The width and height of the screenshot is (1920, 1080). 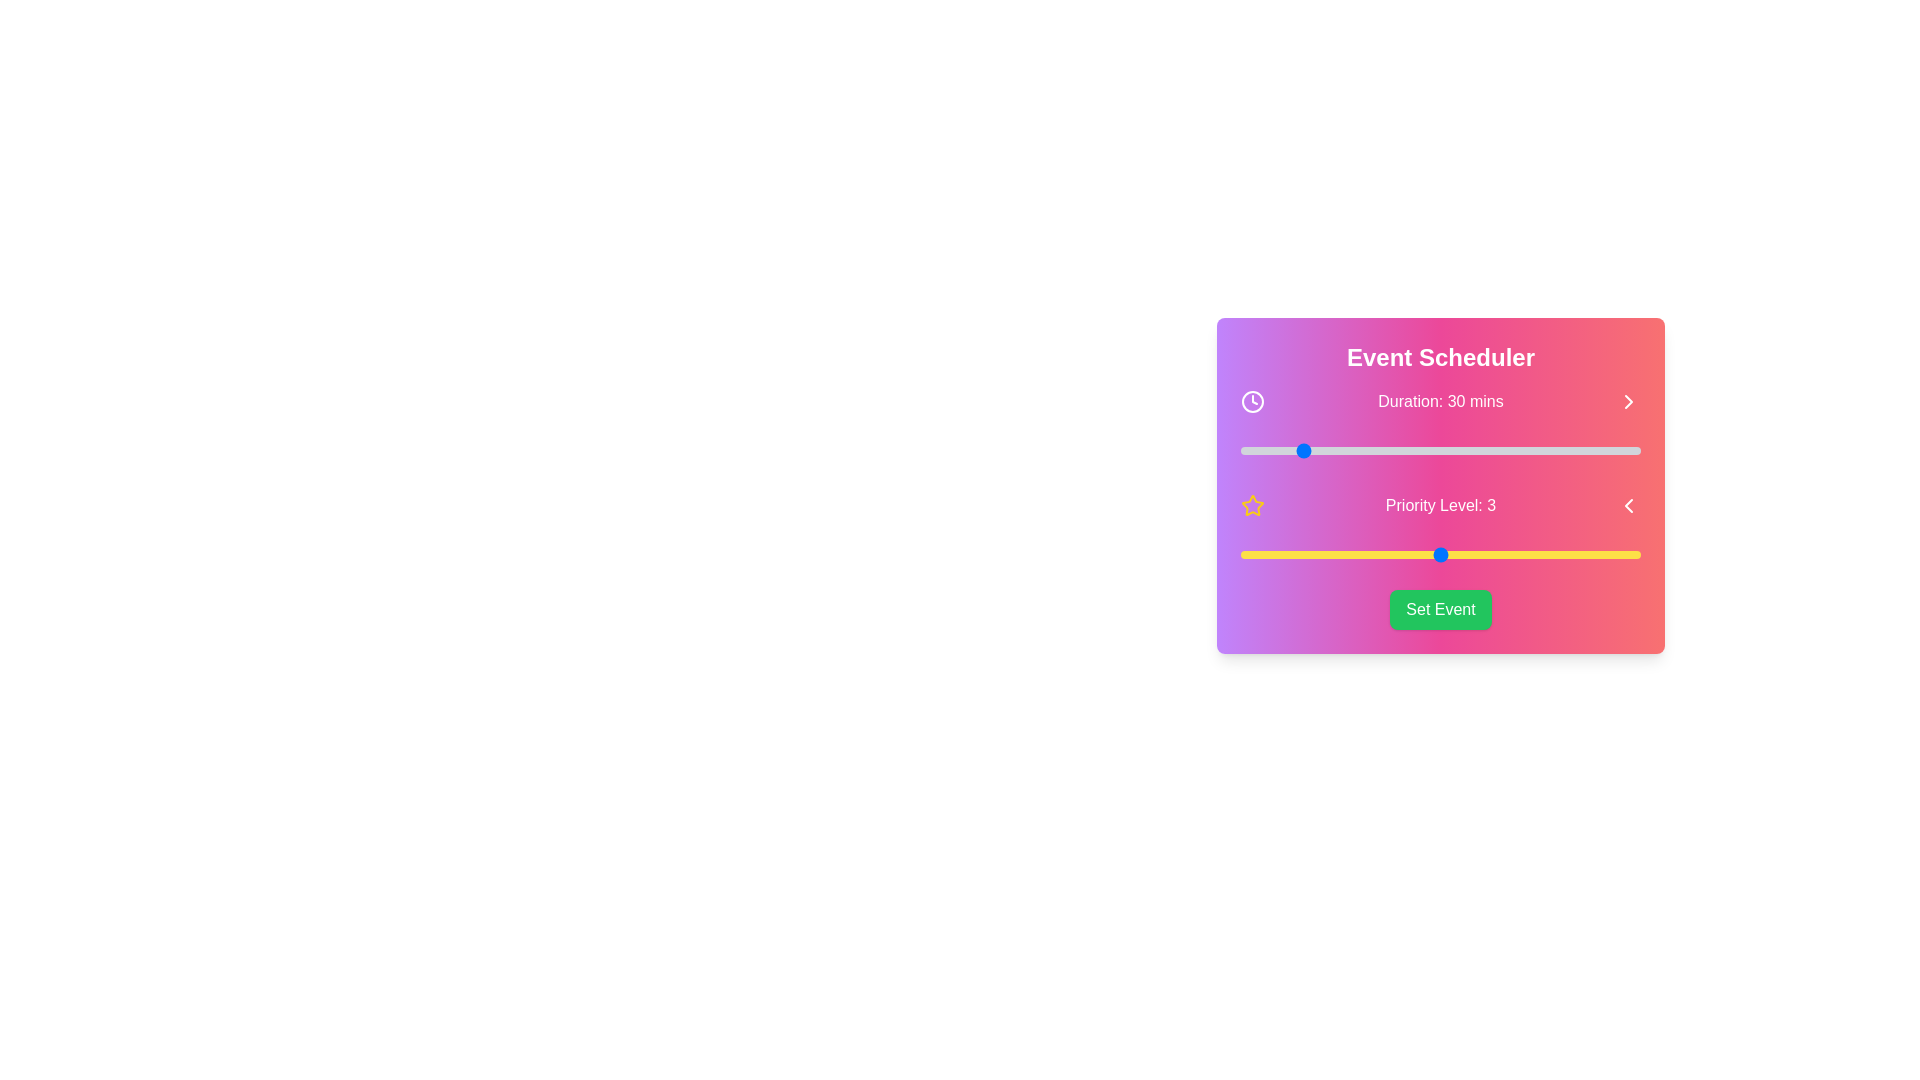 I want to click on the right-pointing chevron icon located on the right side of the 'Duration: 30 mins' label, so click(x=1628, y=401).